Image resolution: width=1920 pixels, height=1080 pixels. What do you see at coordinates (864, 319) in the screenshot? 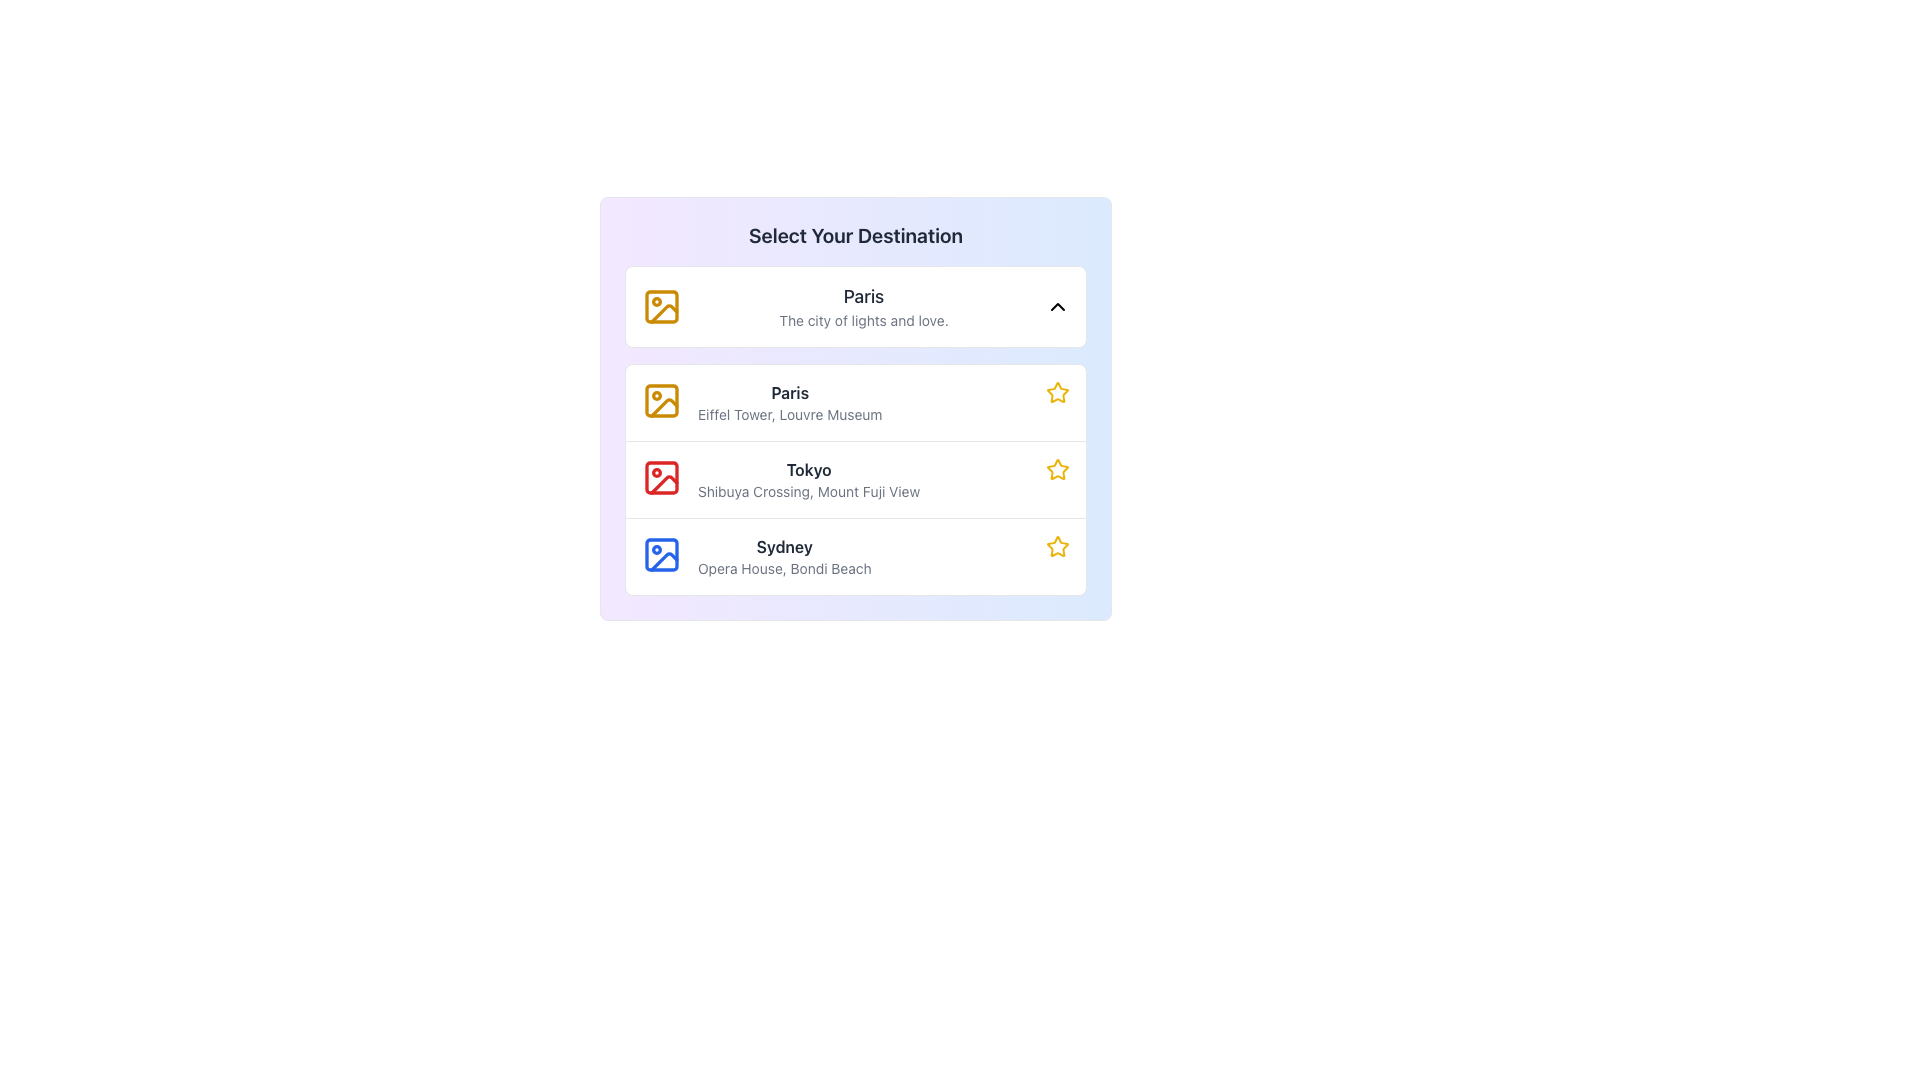
I see `descriptive subtitle text labeled 'The city of lights and love.' positioned beneath the title 'Paris'` at bounding box center [864, 319].